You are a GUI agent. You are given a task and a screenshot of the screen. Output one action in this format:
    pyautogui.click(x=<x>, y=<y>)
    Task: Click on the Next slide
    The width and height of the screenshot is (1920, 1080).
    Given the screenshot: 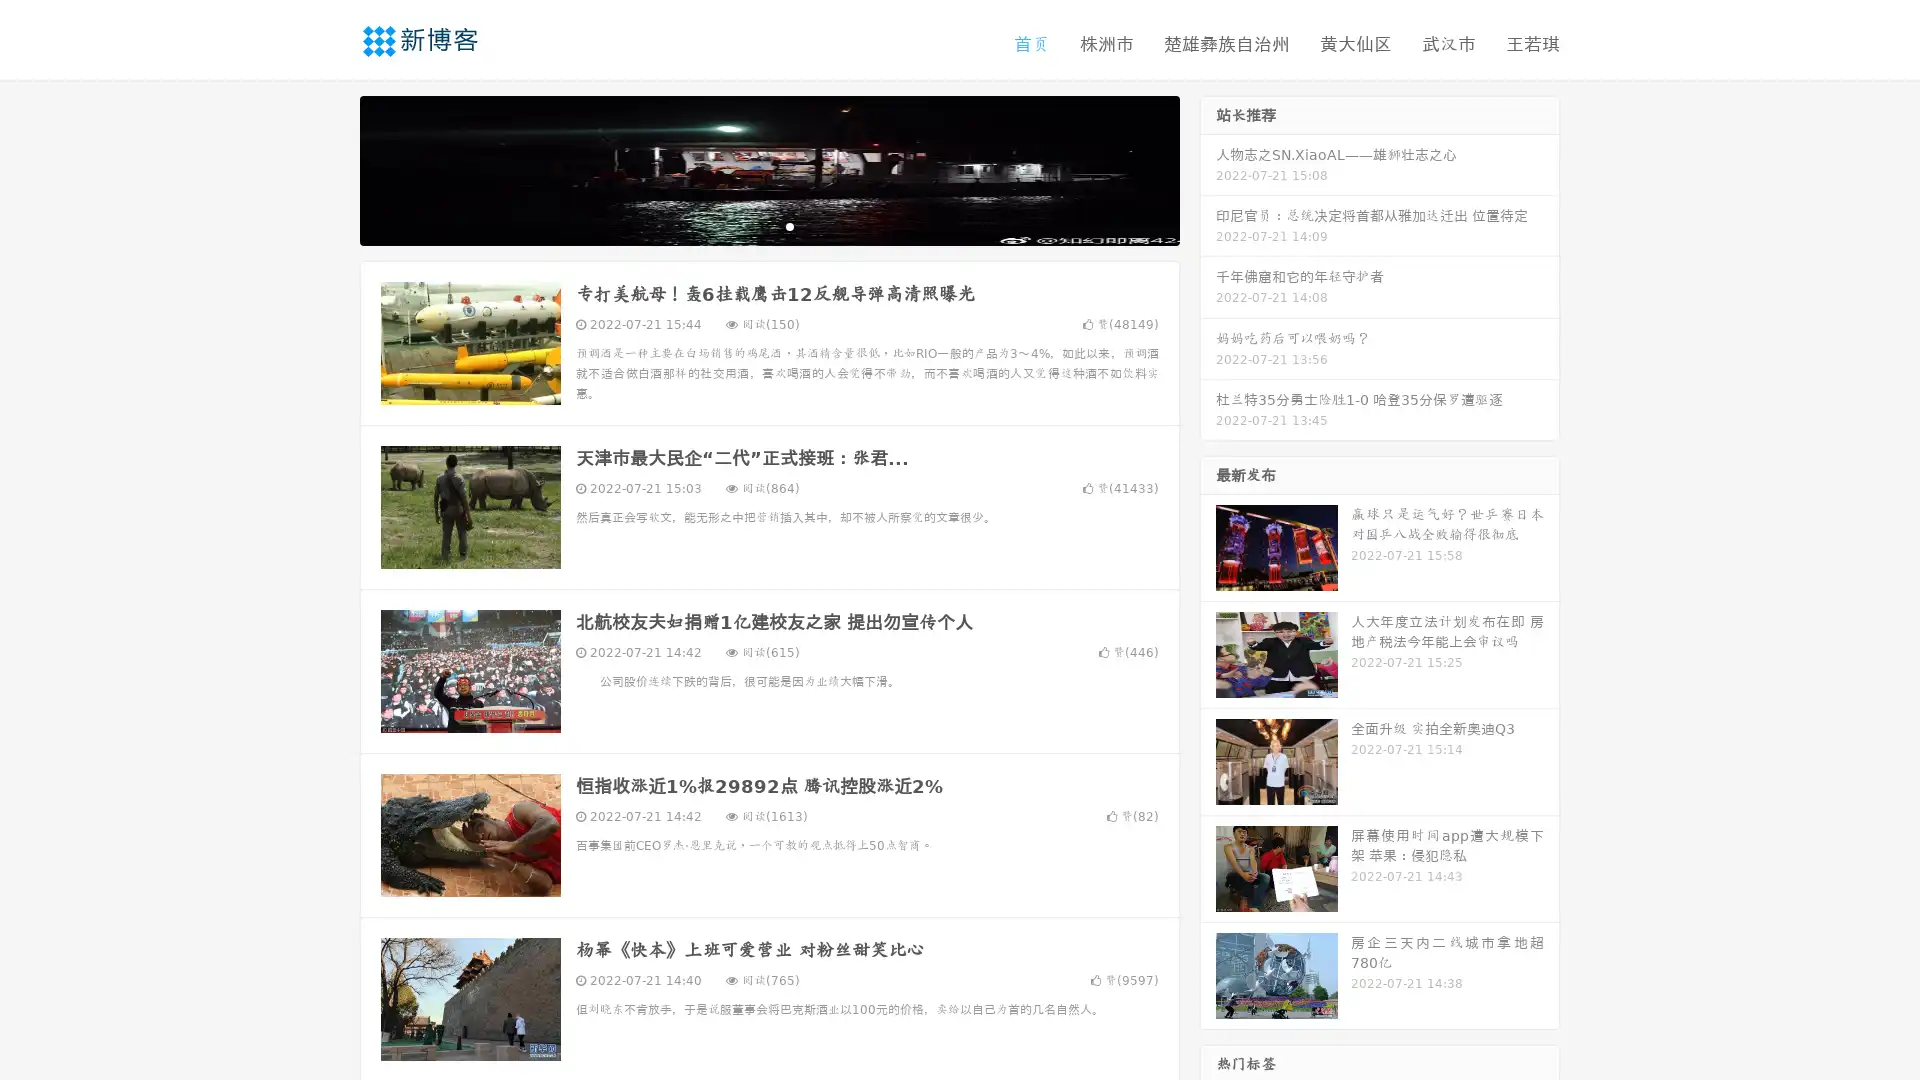 What is the action you would take?
    pyautogui.click(x=1208, y=168)
    